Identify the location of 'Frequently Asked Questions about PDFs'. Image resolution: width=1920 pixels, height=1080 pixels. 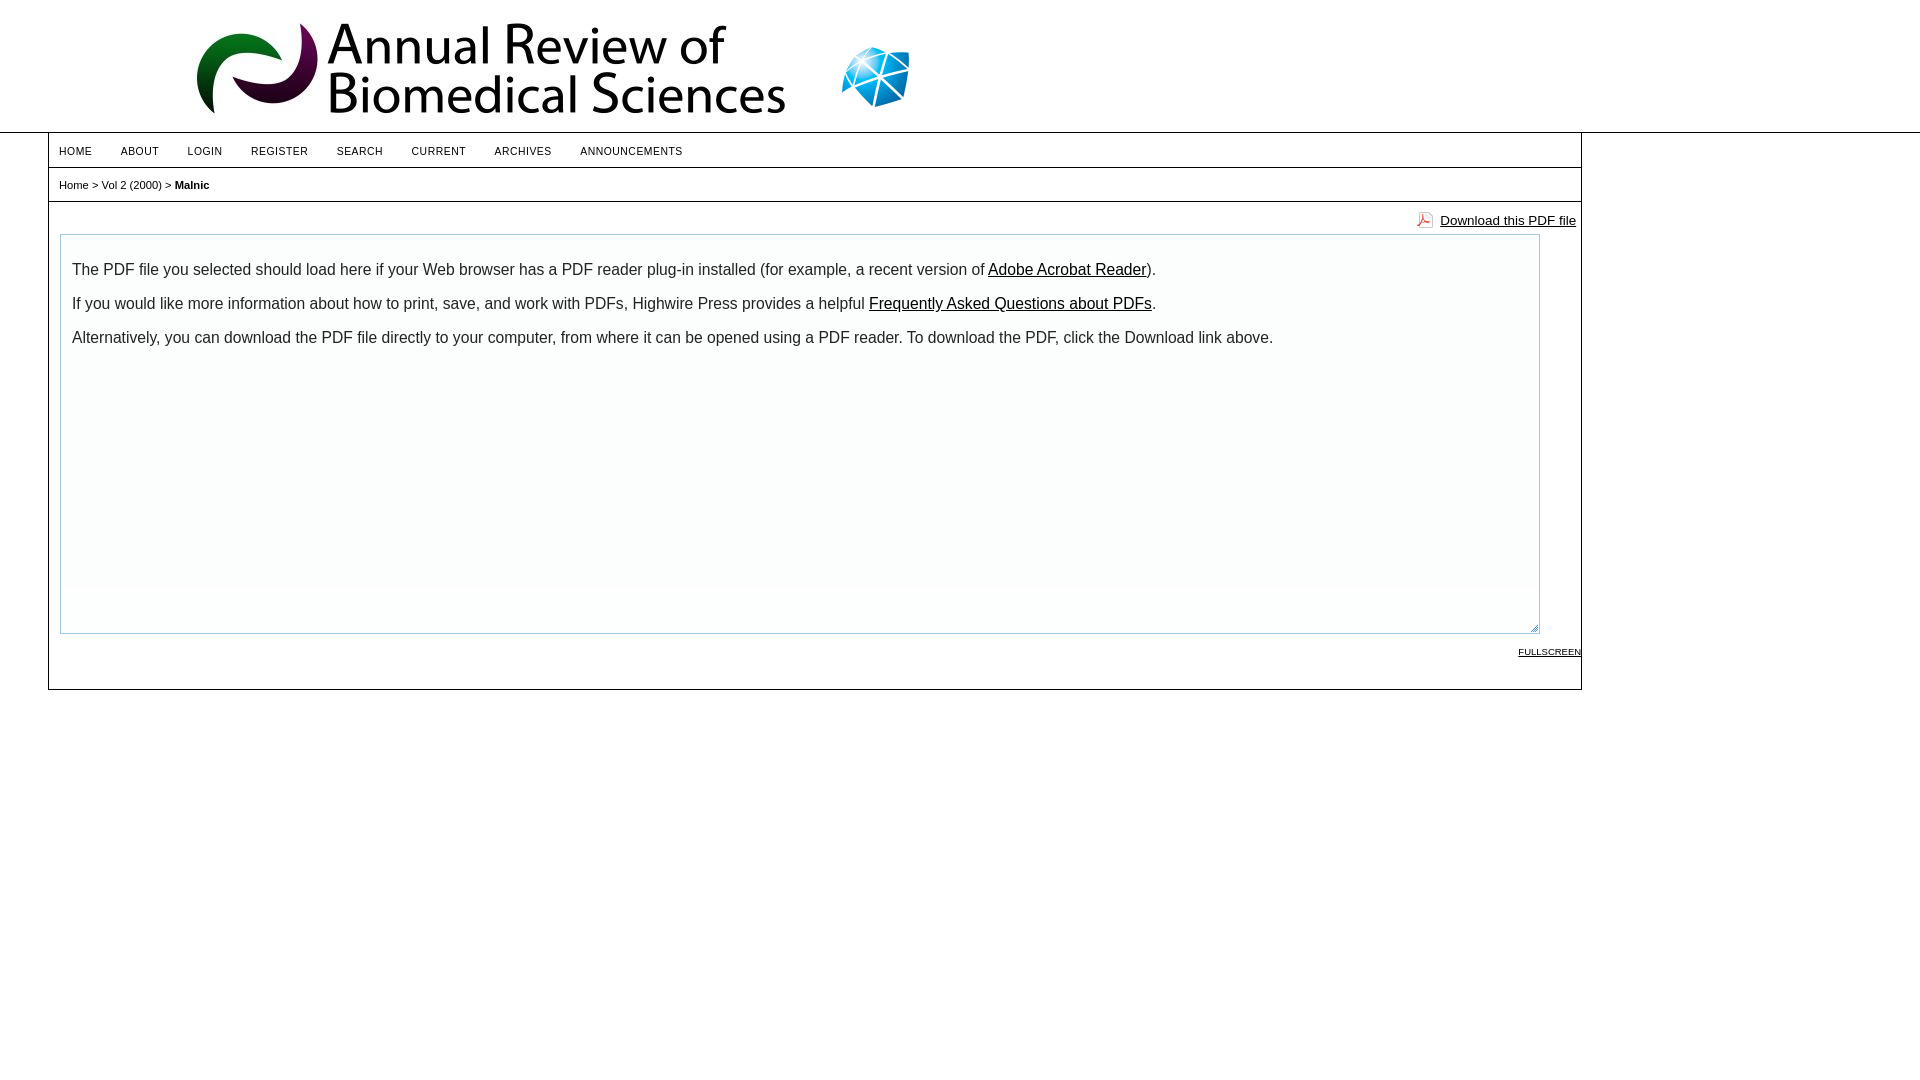
(1010, 303).